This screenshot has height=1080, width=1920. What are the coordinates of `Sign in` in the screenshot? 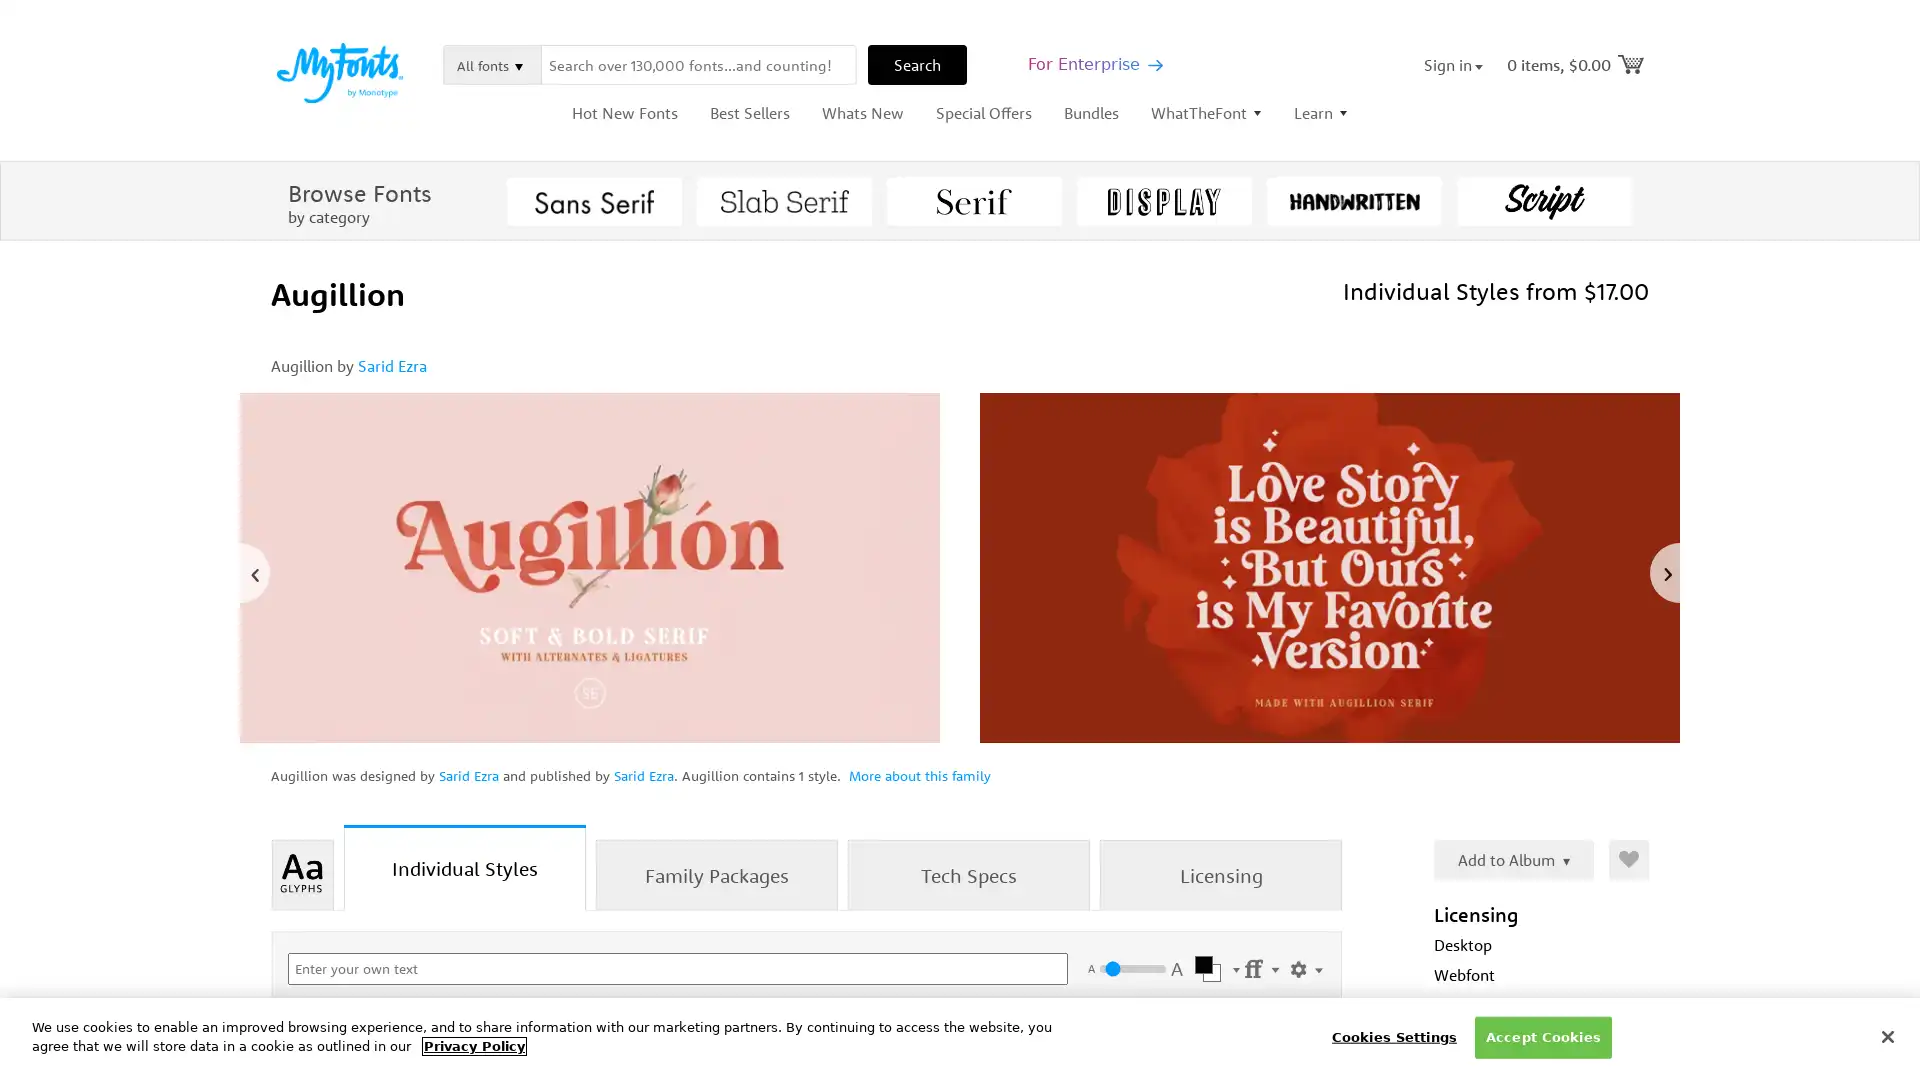 It's located at (1453, 64).